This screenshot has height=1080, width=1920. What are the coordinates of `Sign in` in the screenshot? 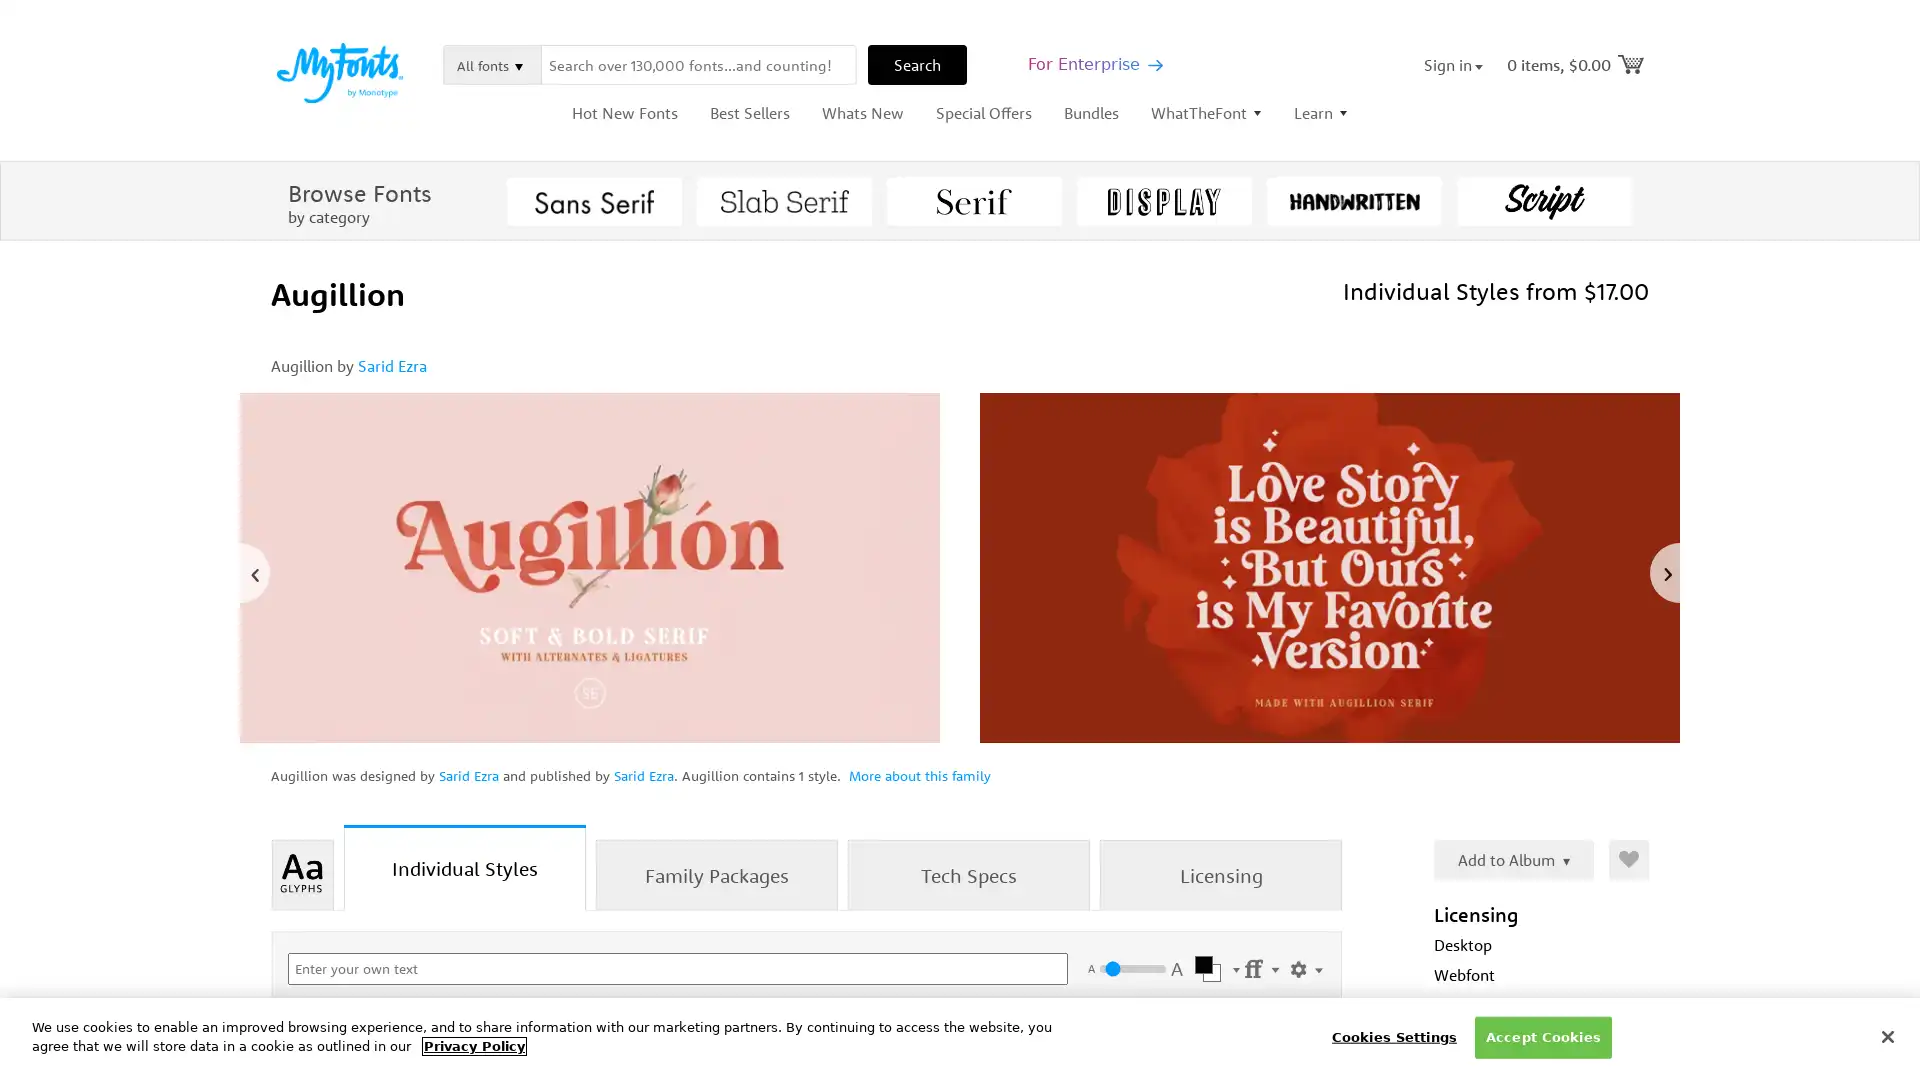 It's located at (1453, 64).